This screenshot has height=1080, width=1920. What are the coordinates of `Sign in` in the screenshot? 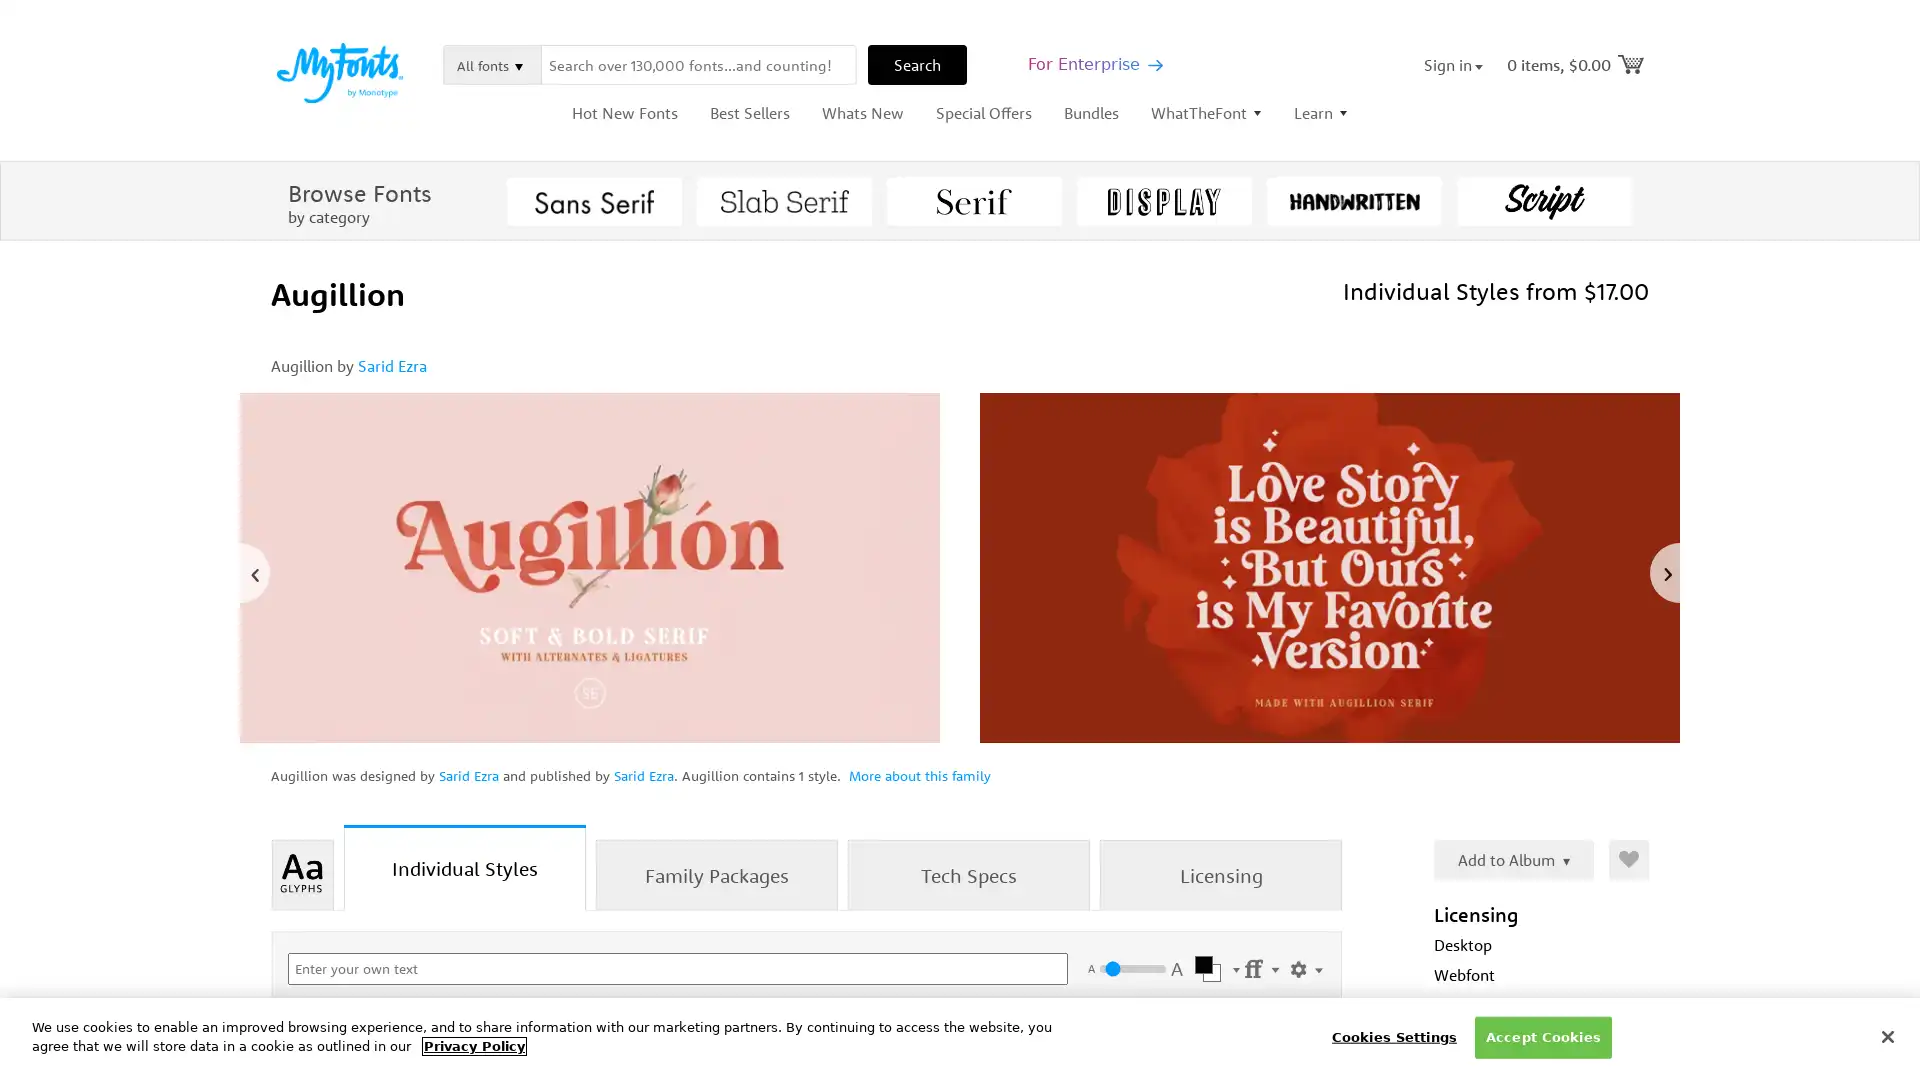 It's located at (1453, 64).